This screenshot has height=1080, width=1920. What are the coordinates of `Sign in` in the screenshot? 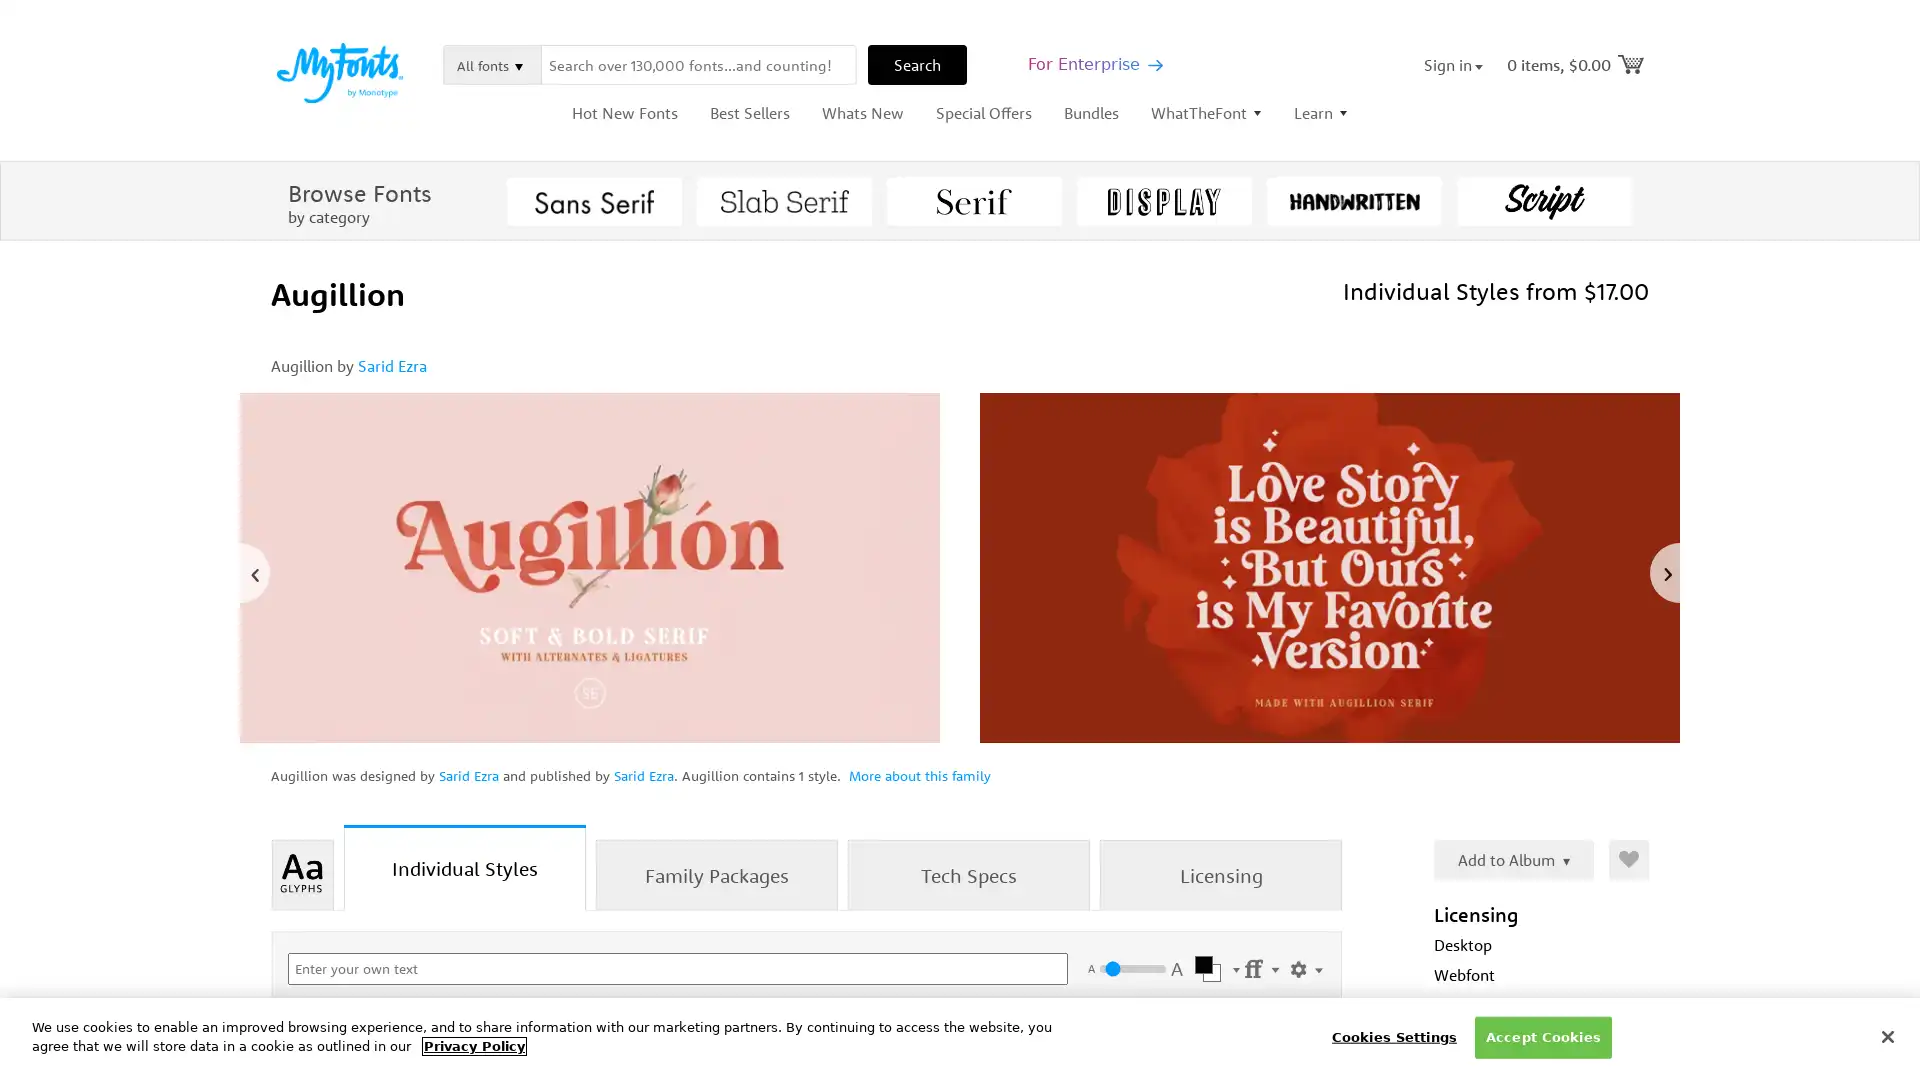 It's located at (1453, 64).